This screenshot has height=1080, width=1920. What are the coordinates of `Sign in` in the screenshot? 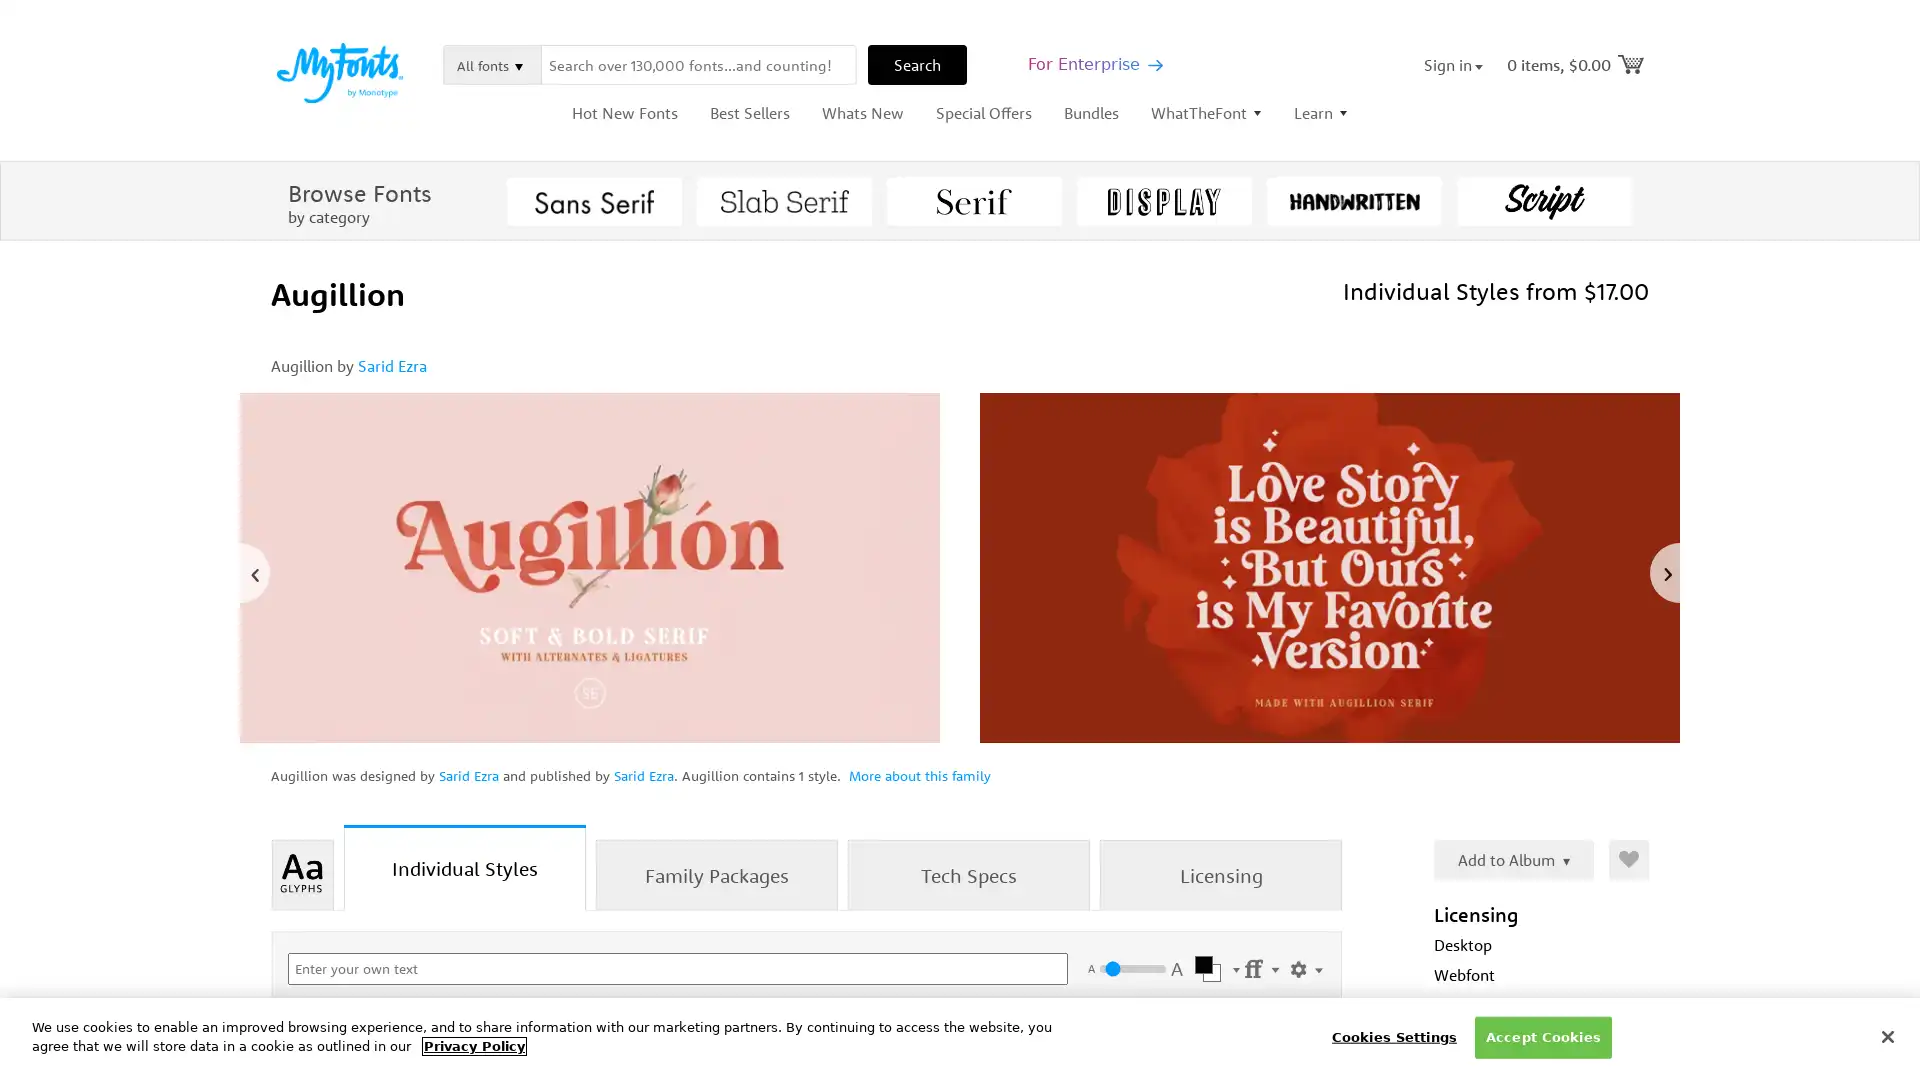 It's located at (1453, 64).